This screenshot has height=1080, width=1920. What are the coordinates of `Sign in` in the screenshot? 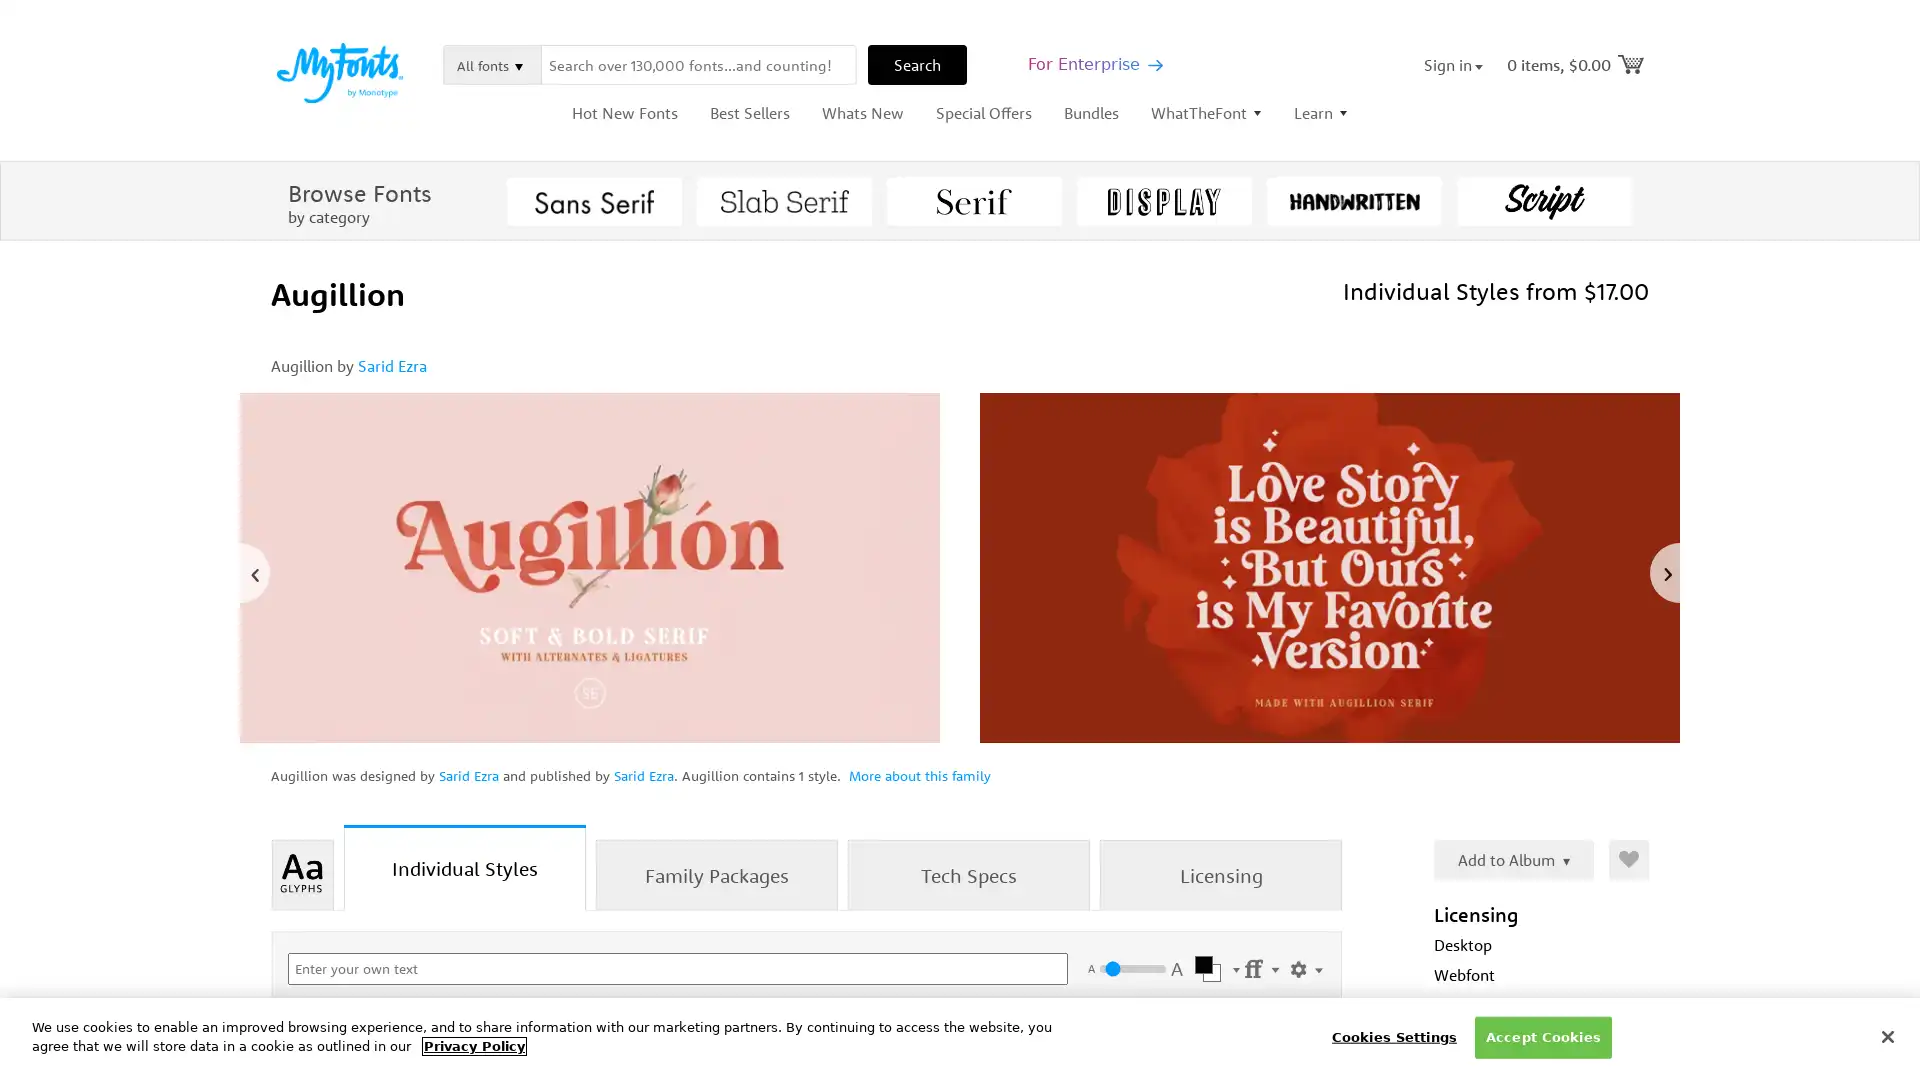 It's located at (1453, 64).